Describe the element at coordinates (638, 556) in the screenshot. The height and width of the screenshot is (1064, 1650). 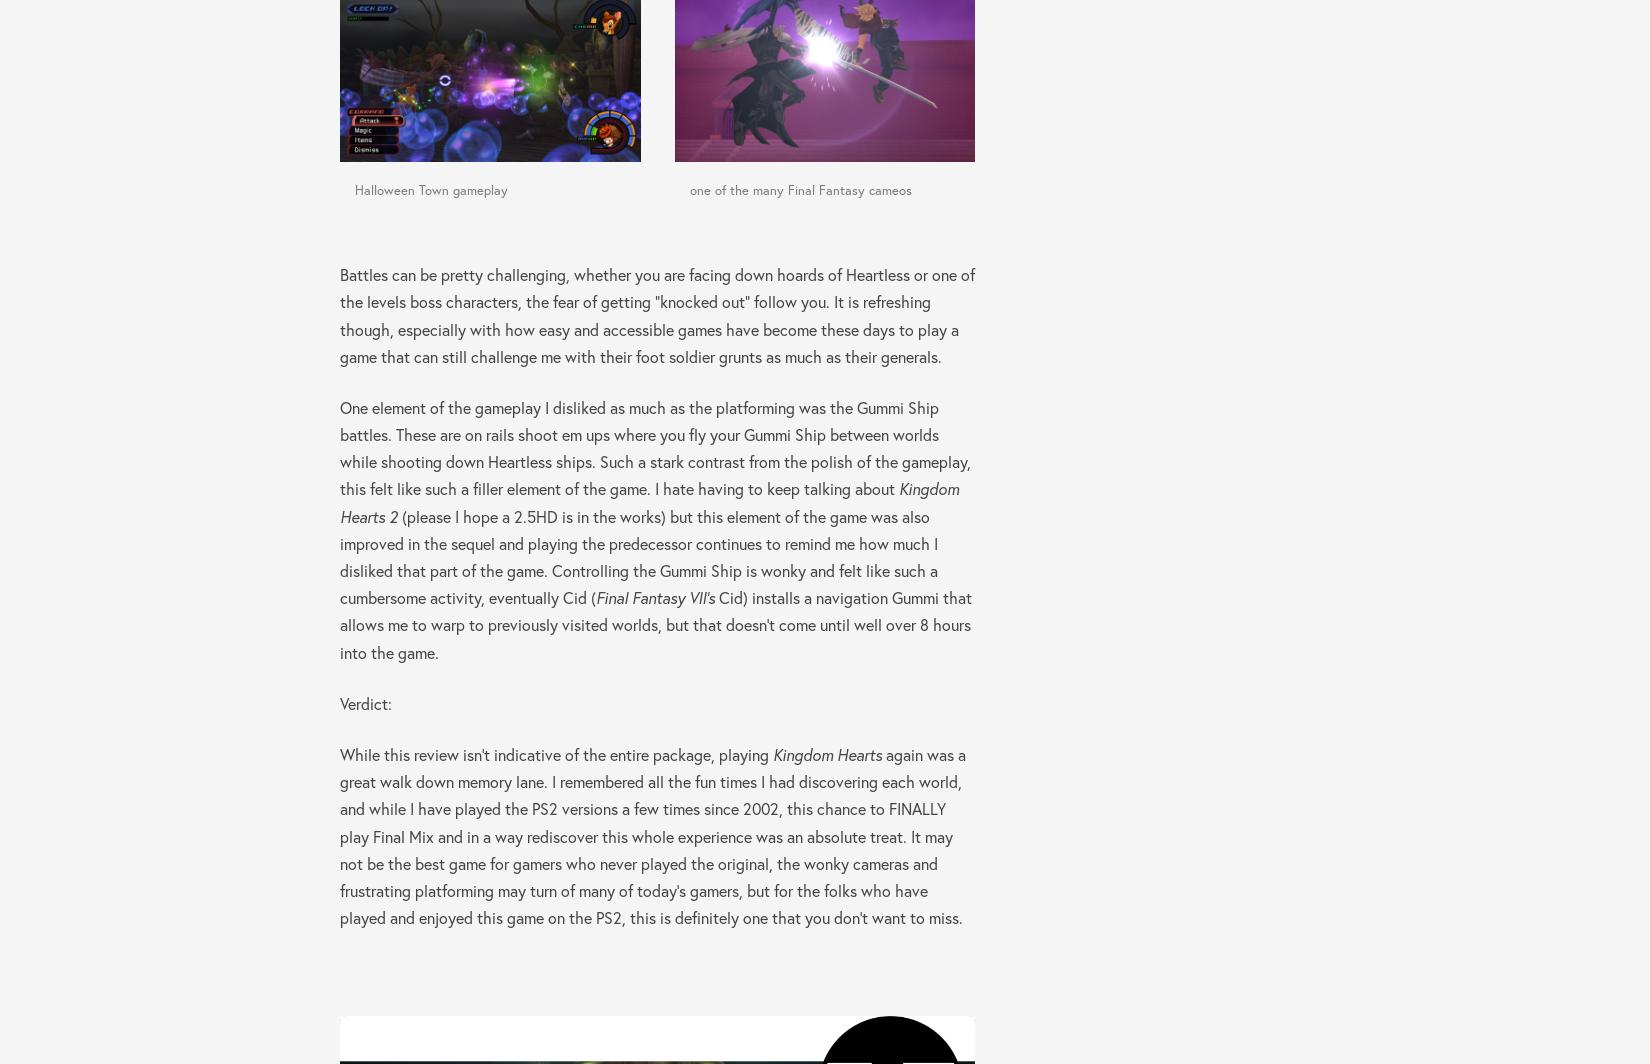
I see `'(please I hope
a 2.5HD is in the works) but this element of the game was also improved in the
sequel and playing the predecessor continues to remind me how much I disliked
that part of the game. Controlling the Gummi Ship is wonky and felt like such a
cumbersome activity, eventually Cid ('` at that location.